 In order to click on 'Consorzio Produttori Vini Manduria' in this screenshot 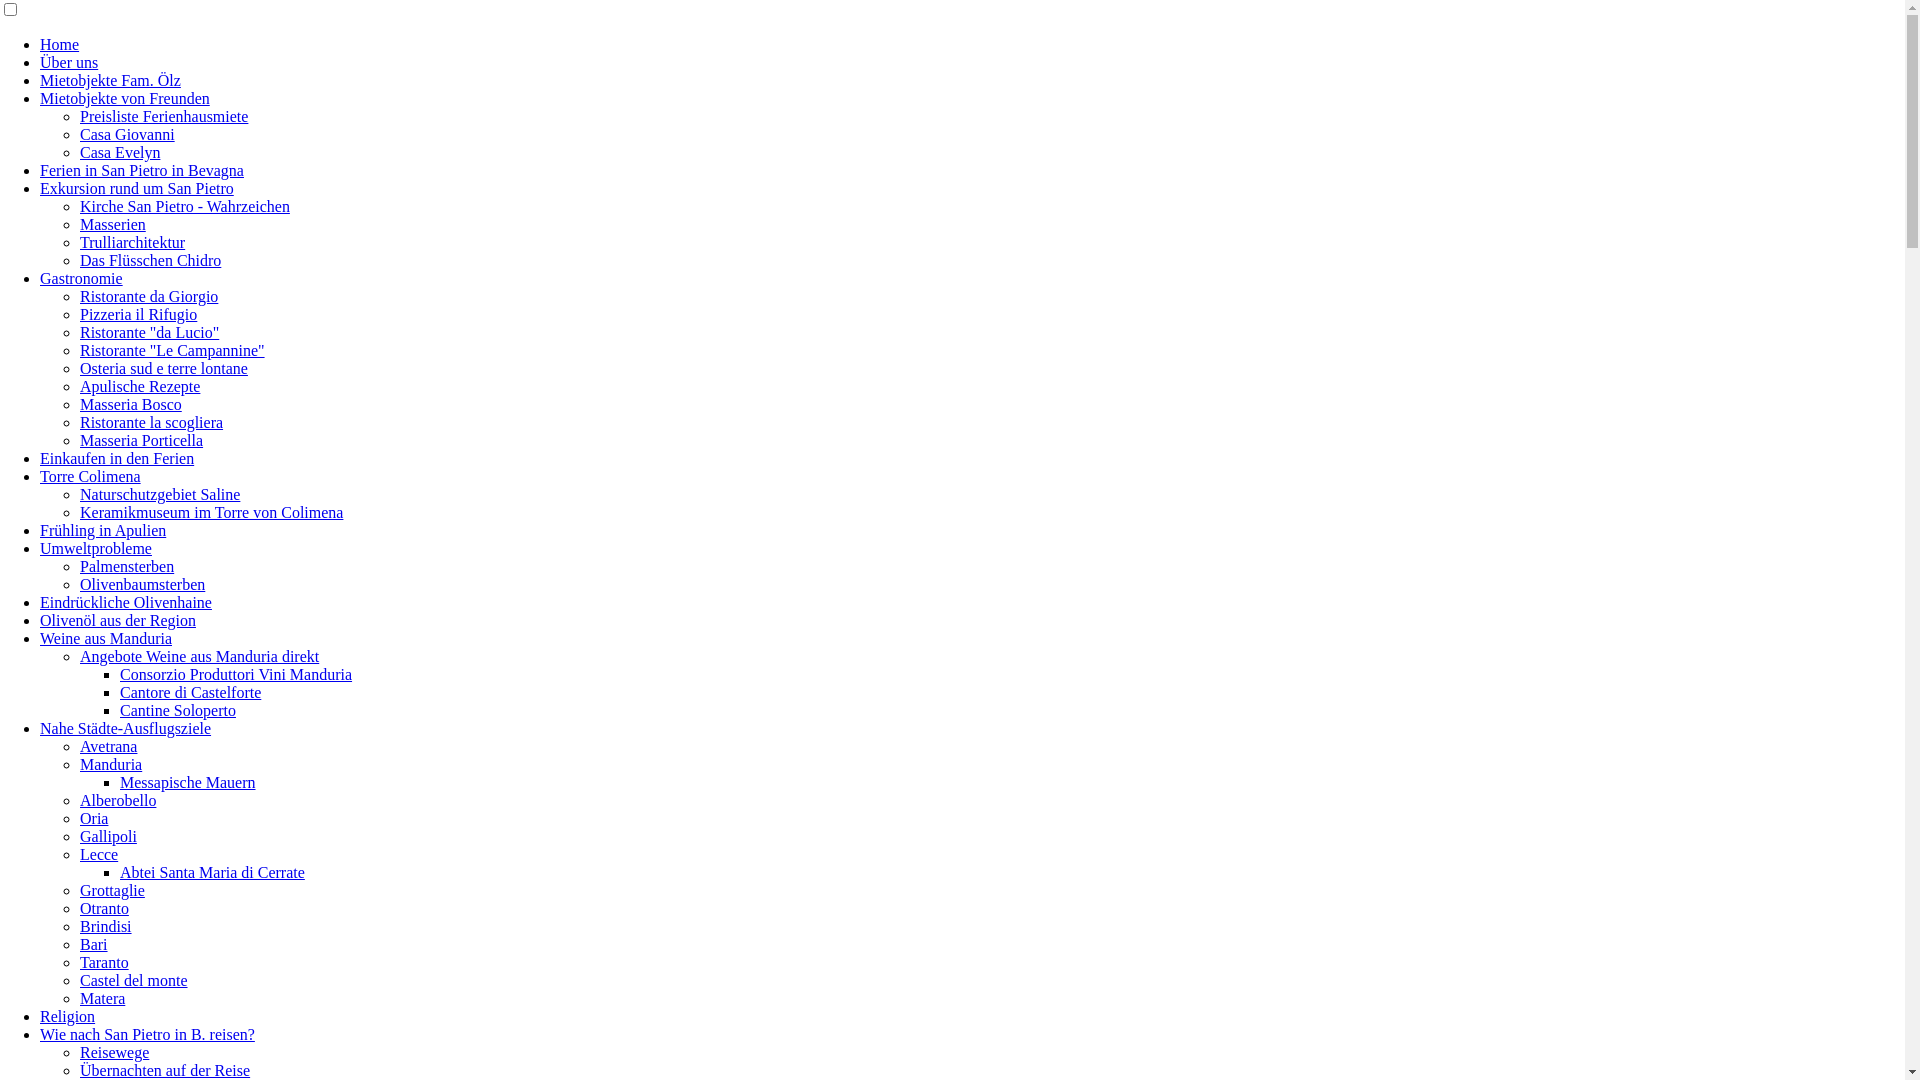, I will do `click(119, 674)`.